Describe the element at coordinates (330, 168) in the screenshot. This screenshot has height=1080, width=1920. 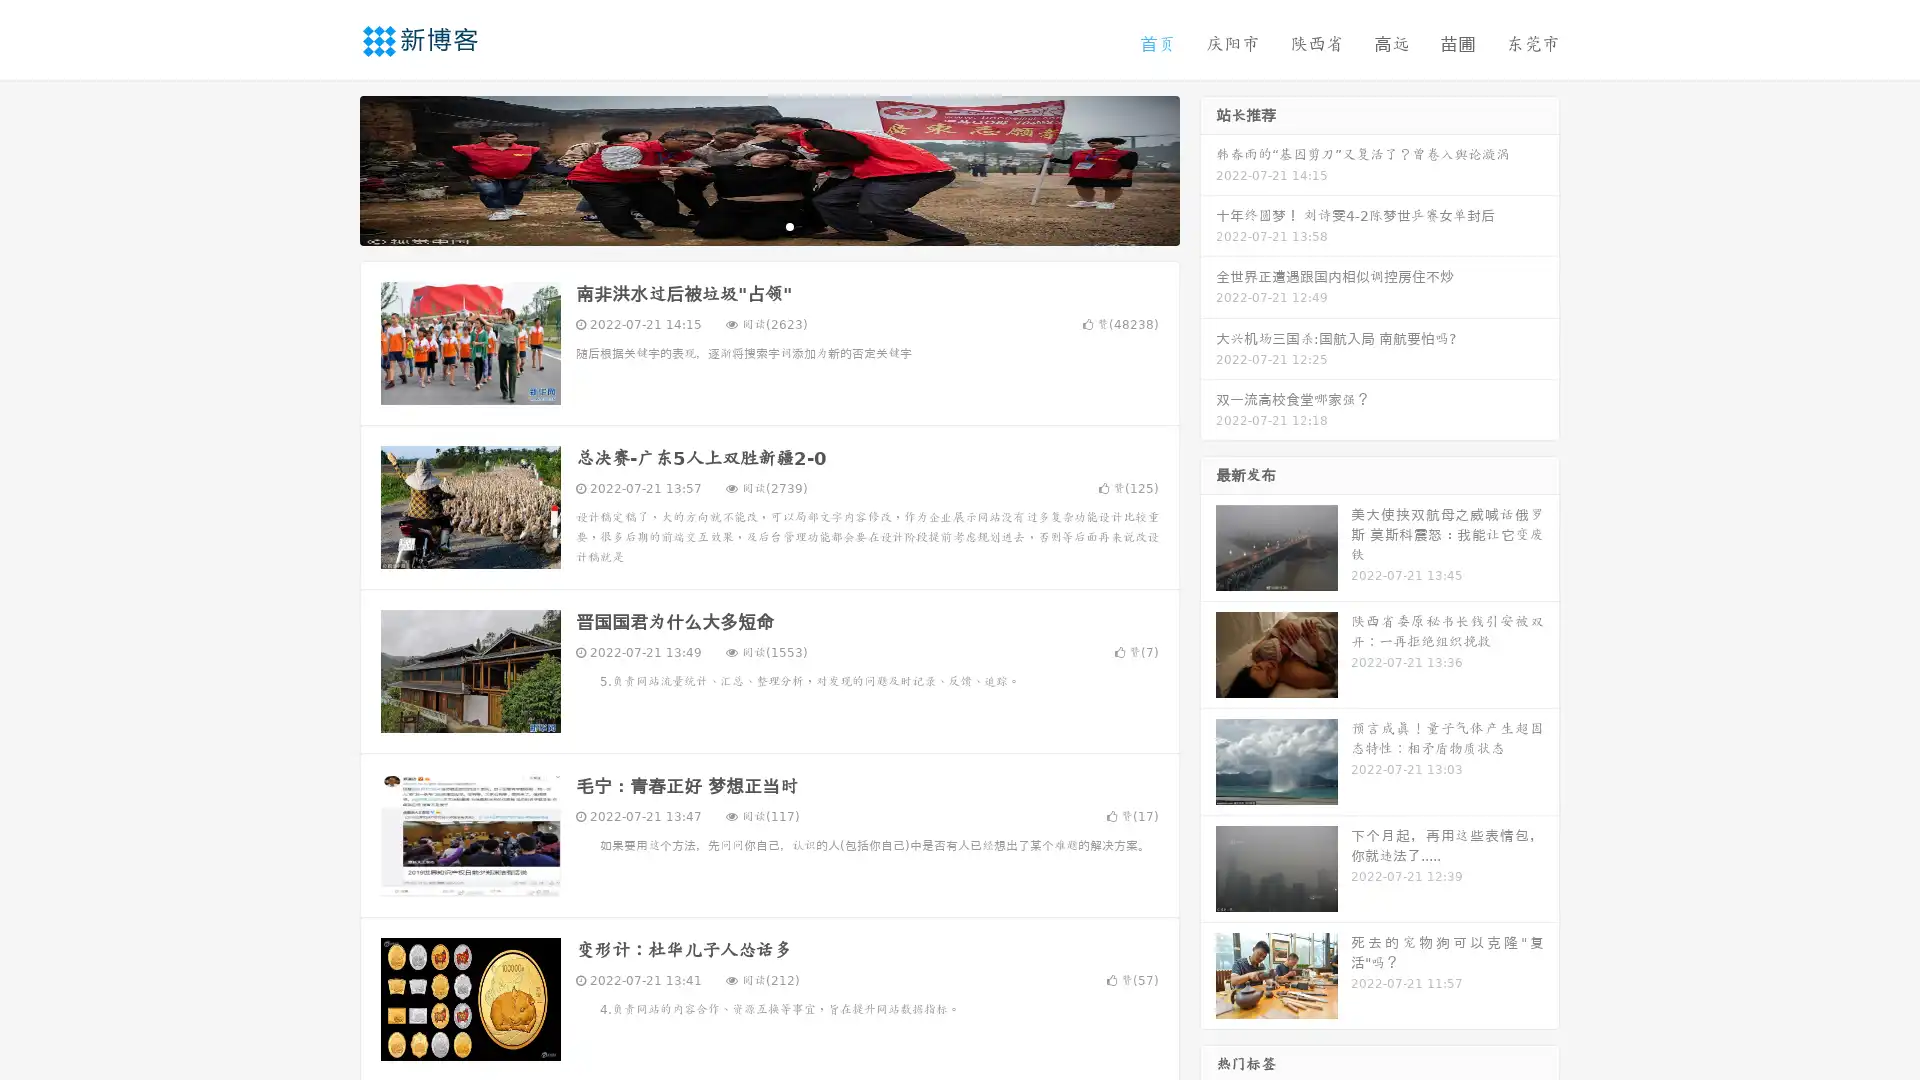
I see `Previous slide` at that location.